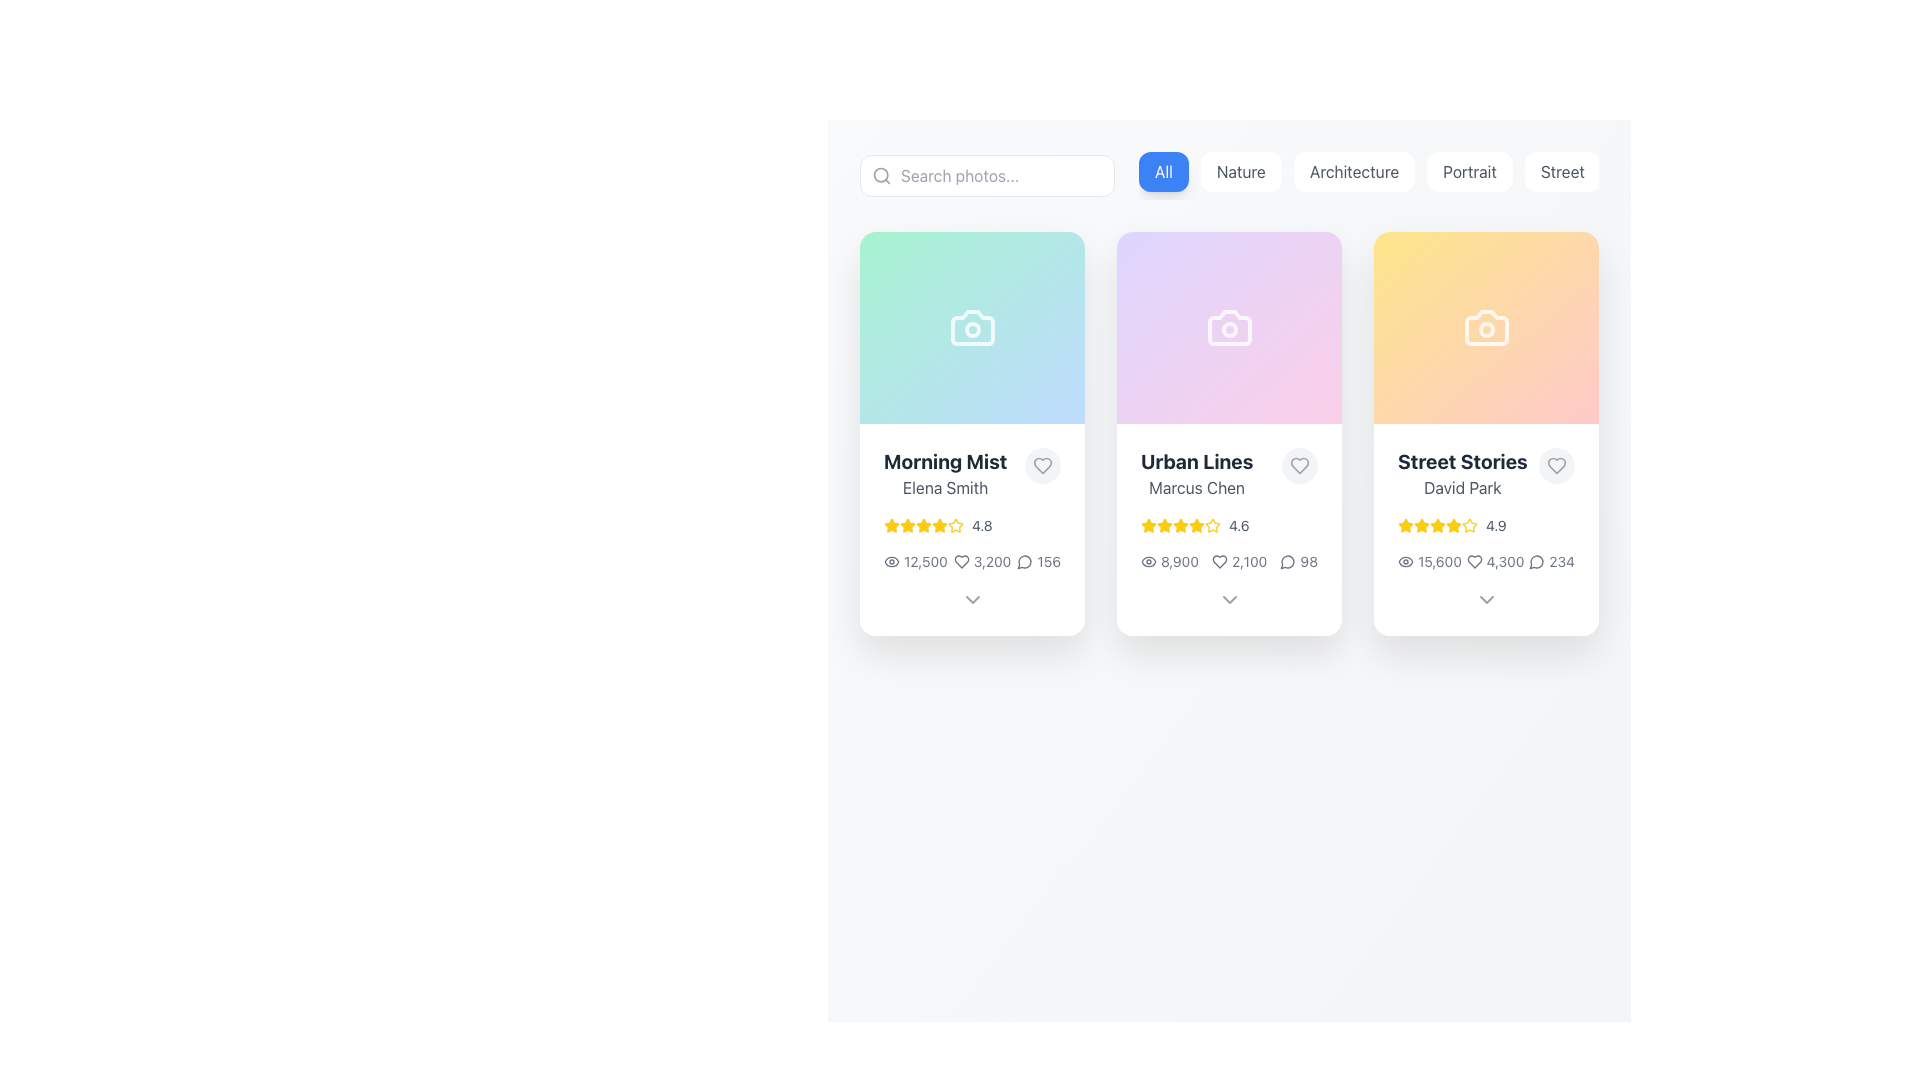 The image size is (1920, 1080). Describe the element at coordinates (1486, 326) in the screenshot. I see `the camera icon with a white outline on a gradient background within the 'Street Stories' card by 'David Park'` at that location.